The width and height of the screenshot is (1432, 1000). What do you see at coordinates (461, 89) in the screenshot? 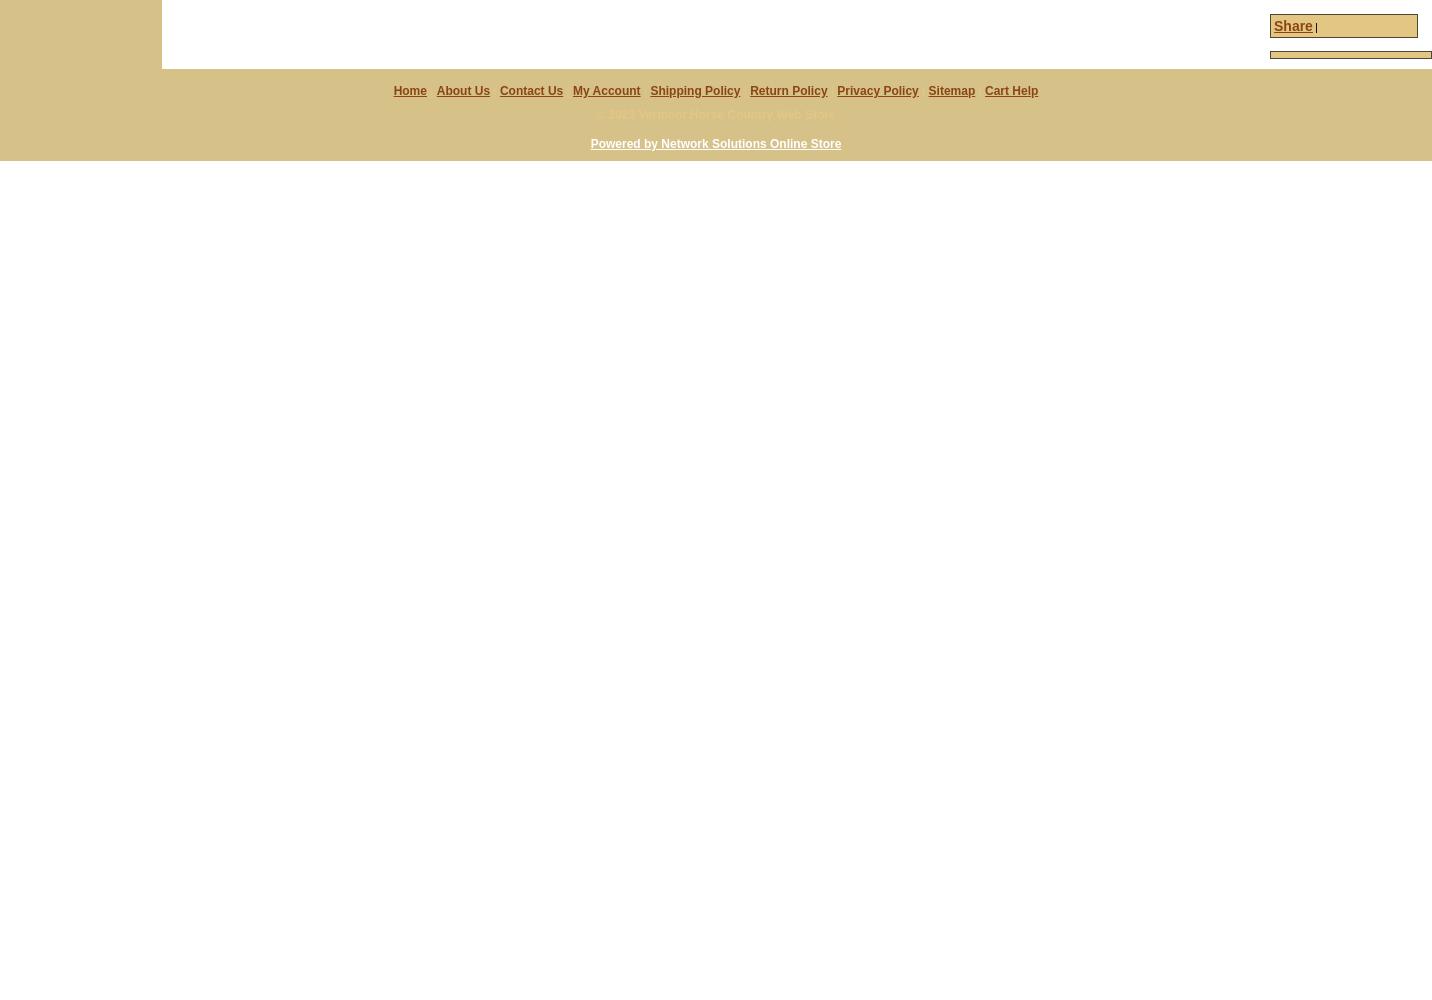
I see `'About Us'` at bounding box center [461, 89].